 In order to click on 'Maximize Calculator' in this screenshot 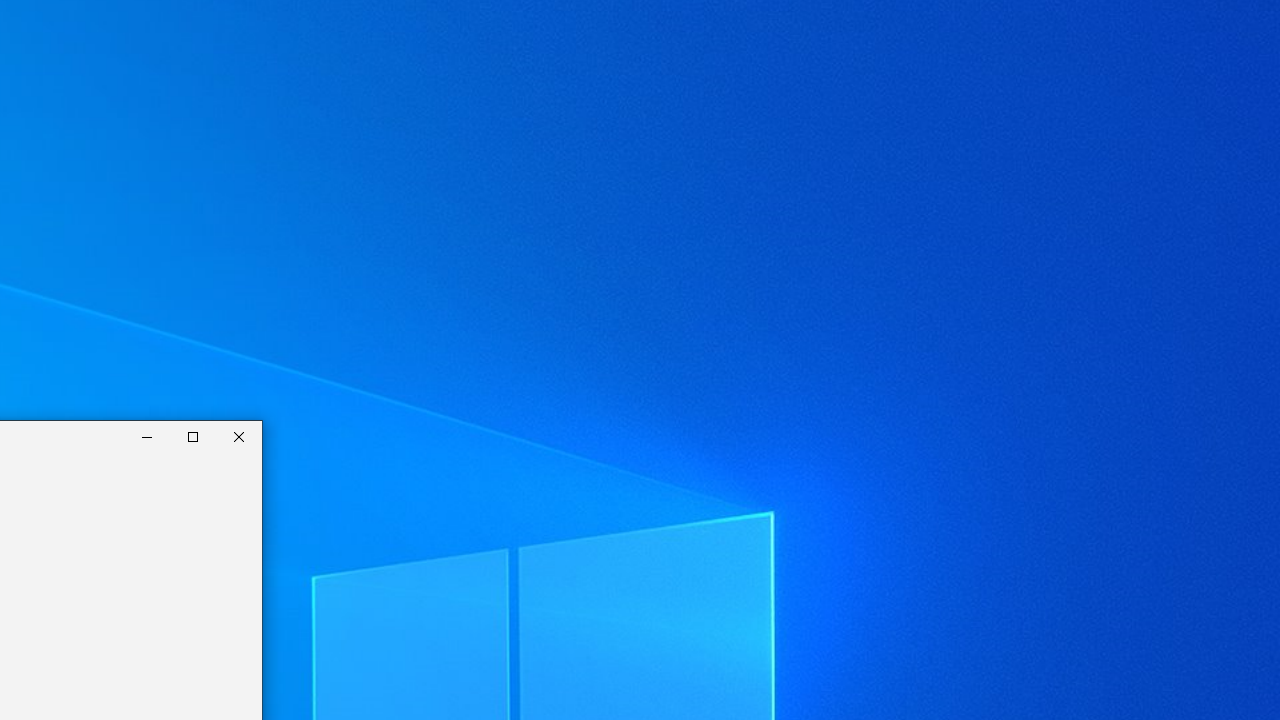, I will do `click(193, 436)`.